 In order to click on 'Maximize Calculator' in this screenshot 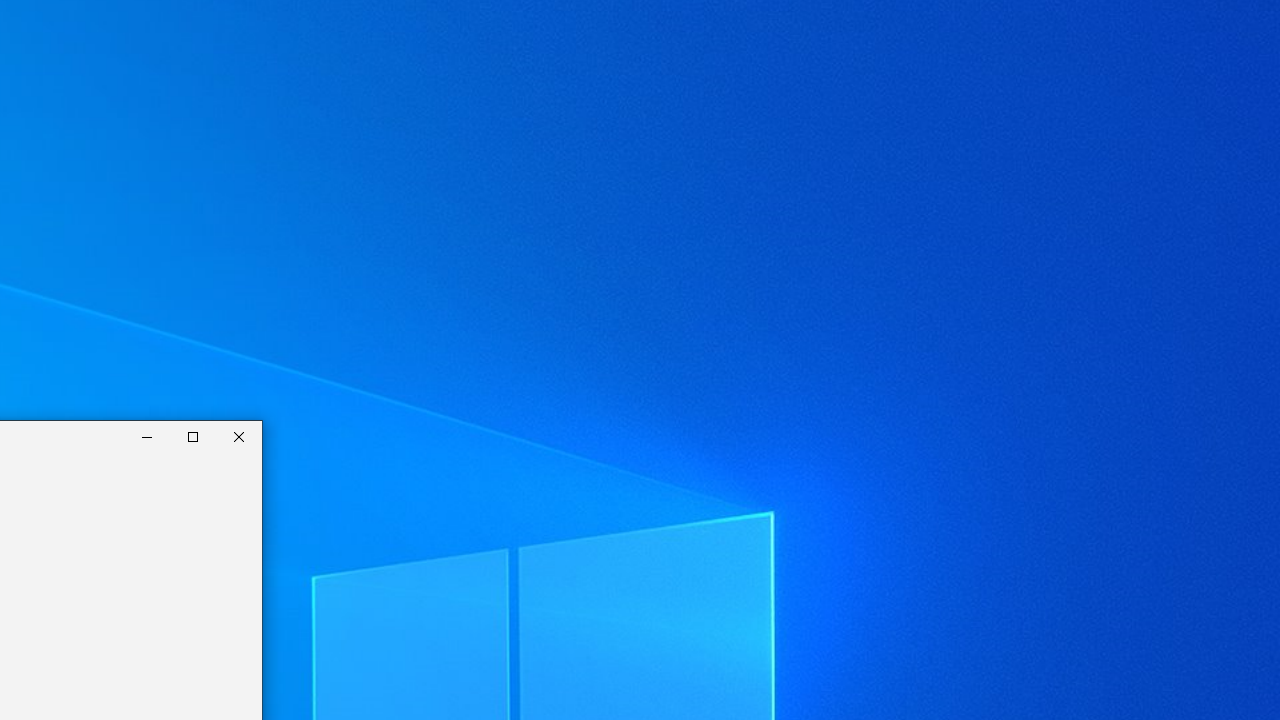, I will do `click(193, 436)`.